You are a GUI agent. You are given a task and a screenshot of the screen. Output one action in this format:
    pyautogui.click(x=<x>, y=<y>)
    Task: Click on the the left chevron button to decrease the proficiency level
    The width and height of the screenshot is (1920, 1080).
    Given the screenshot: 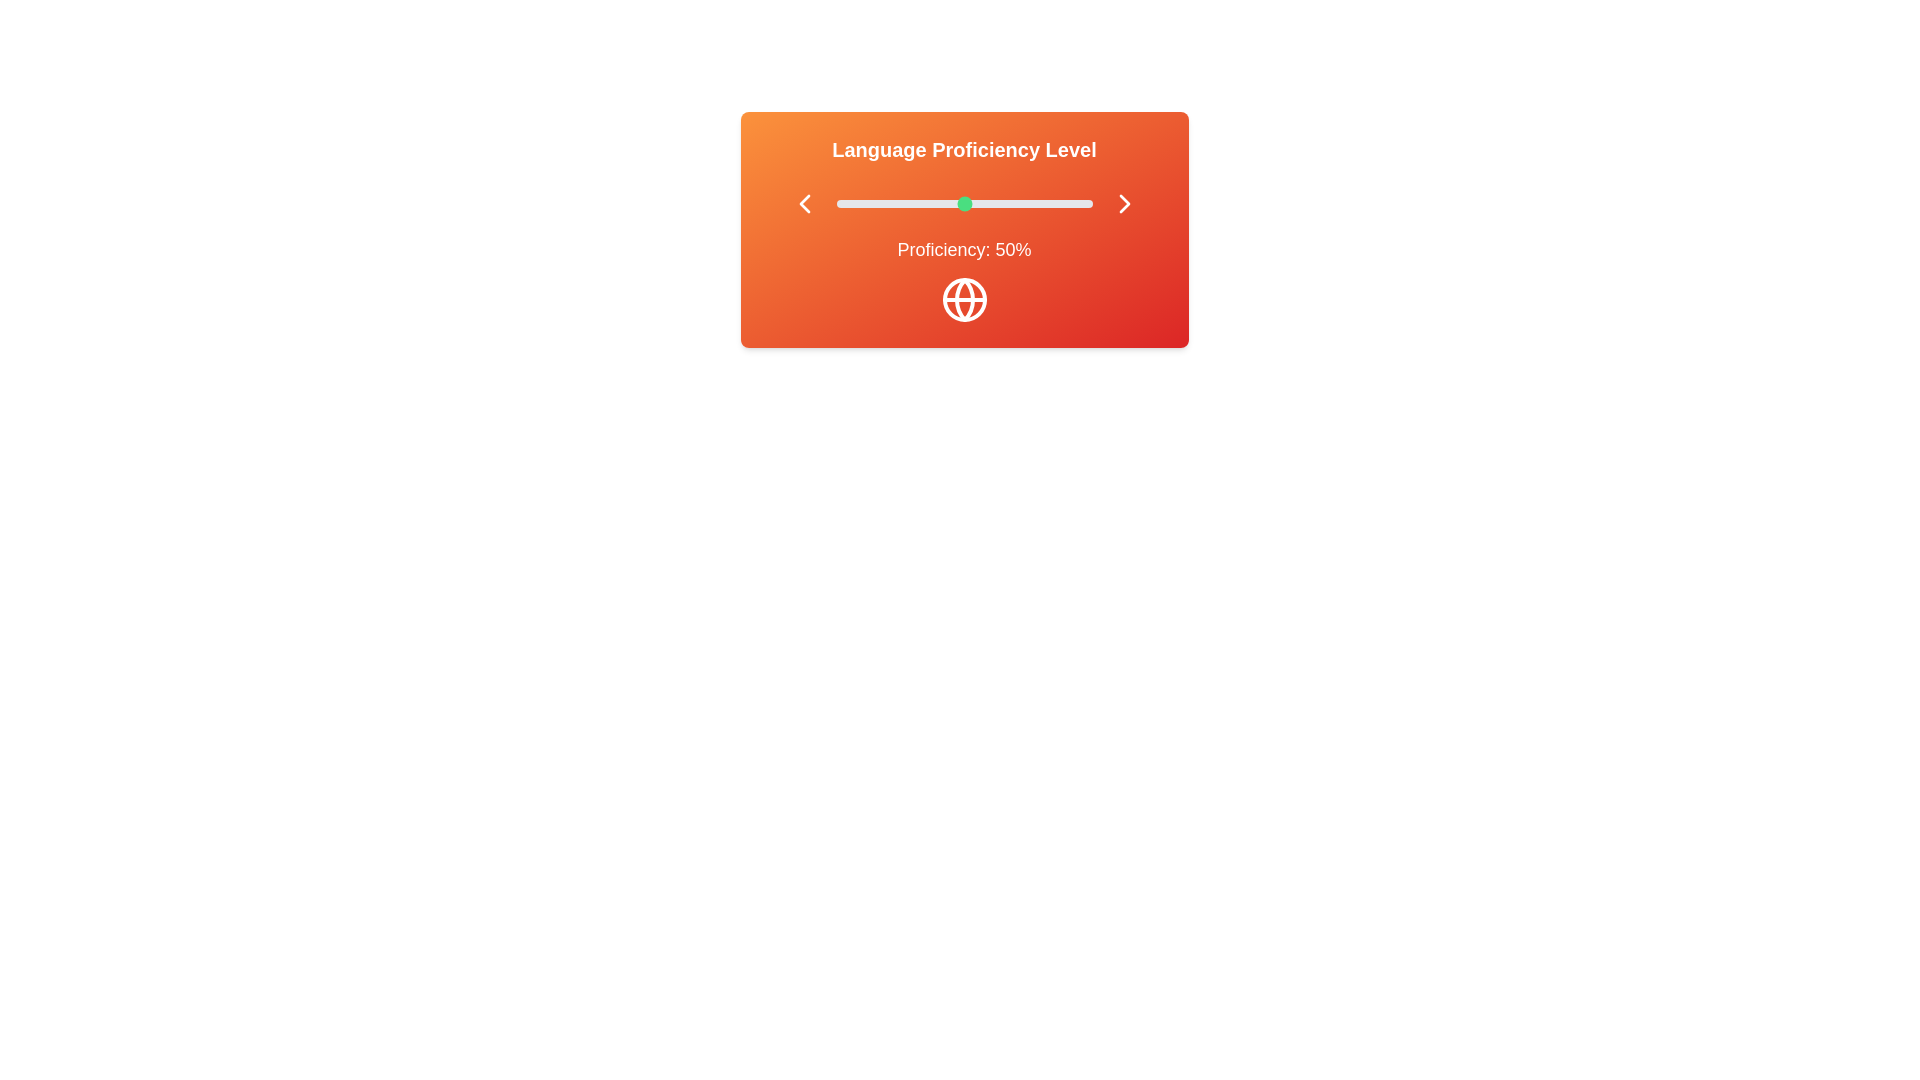 What is the action you would take?
    pyautogui.click(x=804, y=204)
    